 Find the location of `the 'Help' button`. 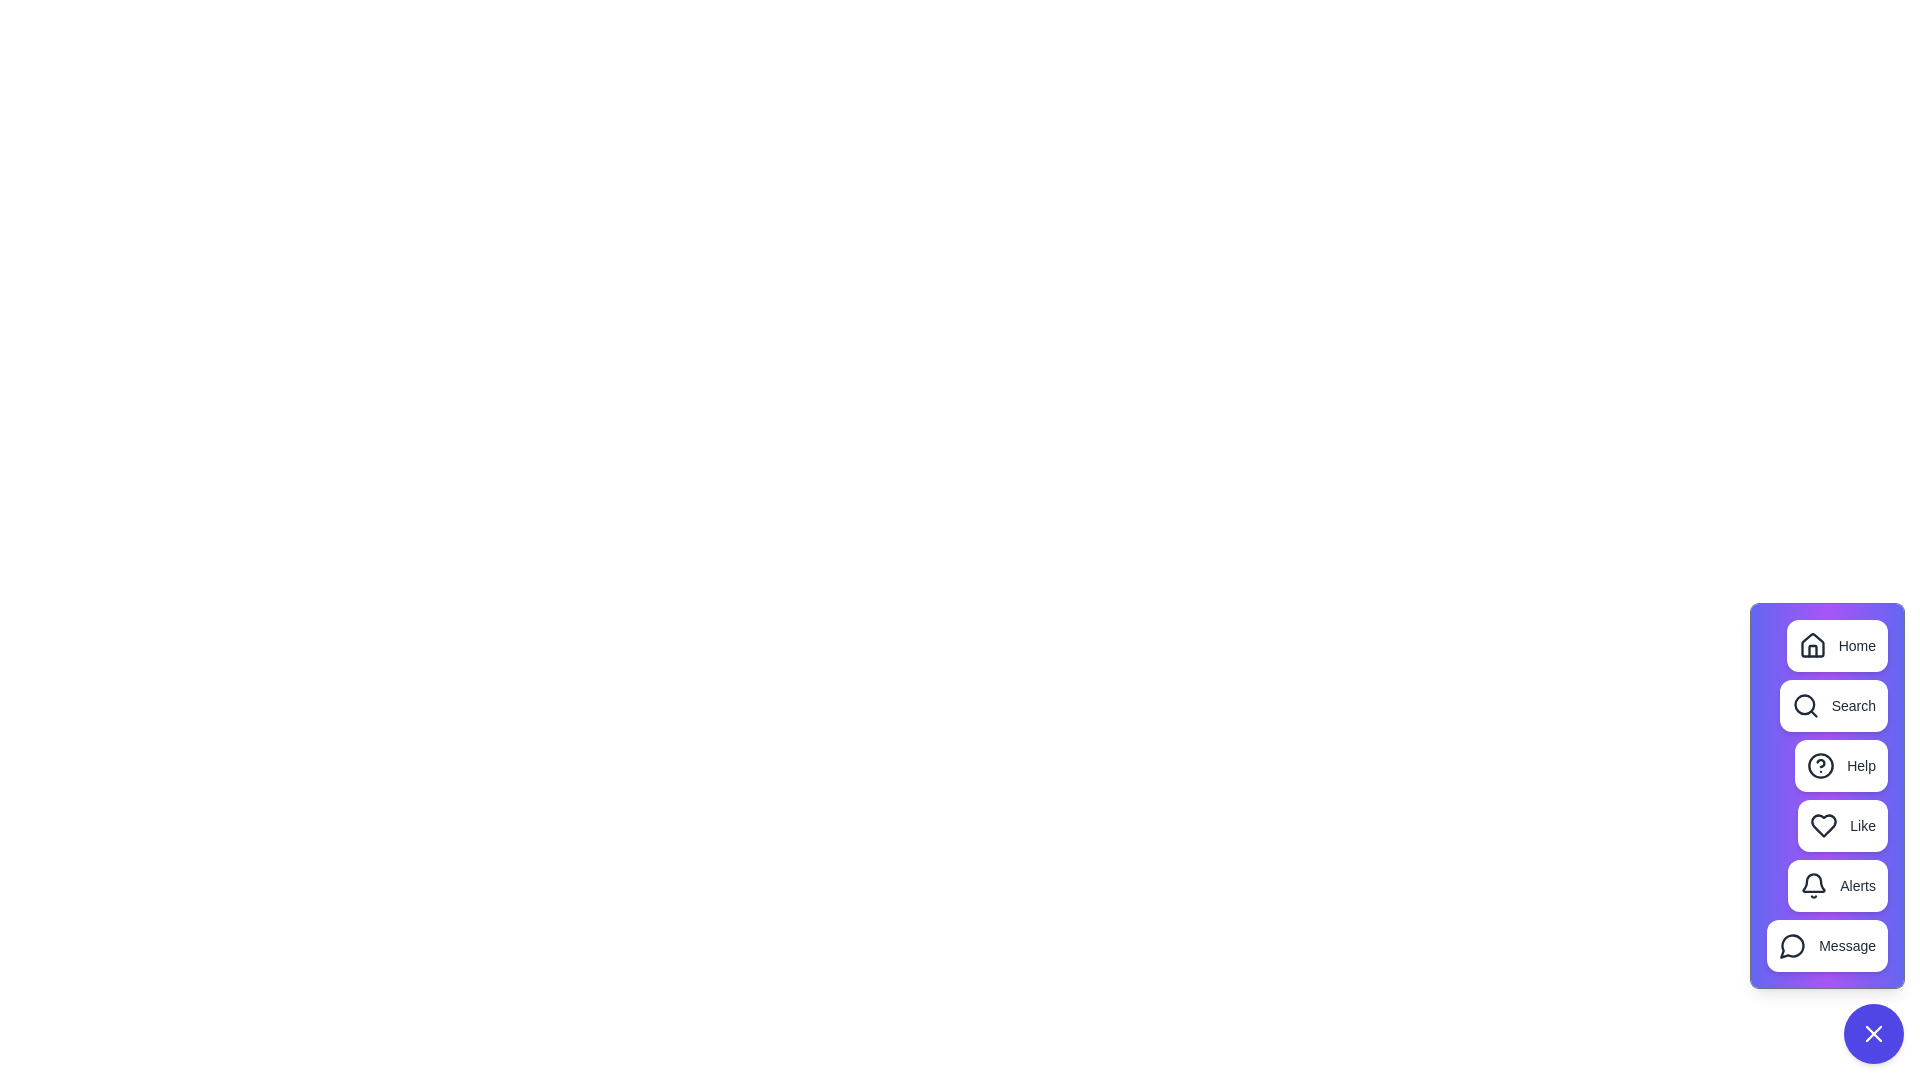

the 'Help' button is located at coordinates (1840, 765).